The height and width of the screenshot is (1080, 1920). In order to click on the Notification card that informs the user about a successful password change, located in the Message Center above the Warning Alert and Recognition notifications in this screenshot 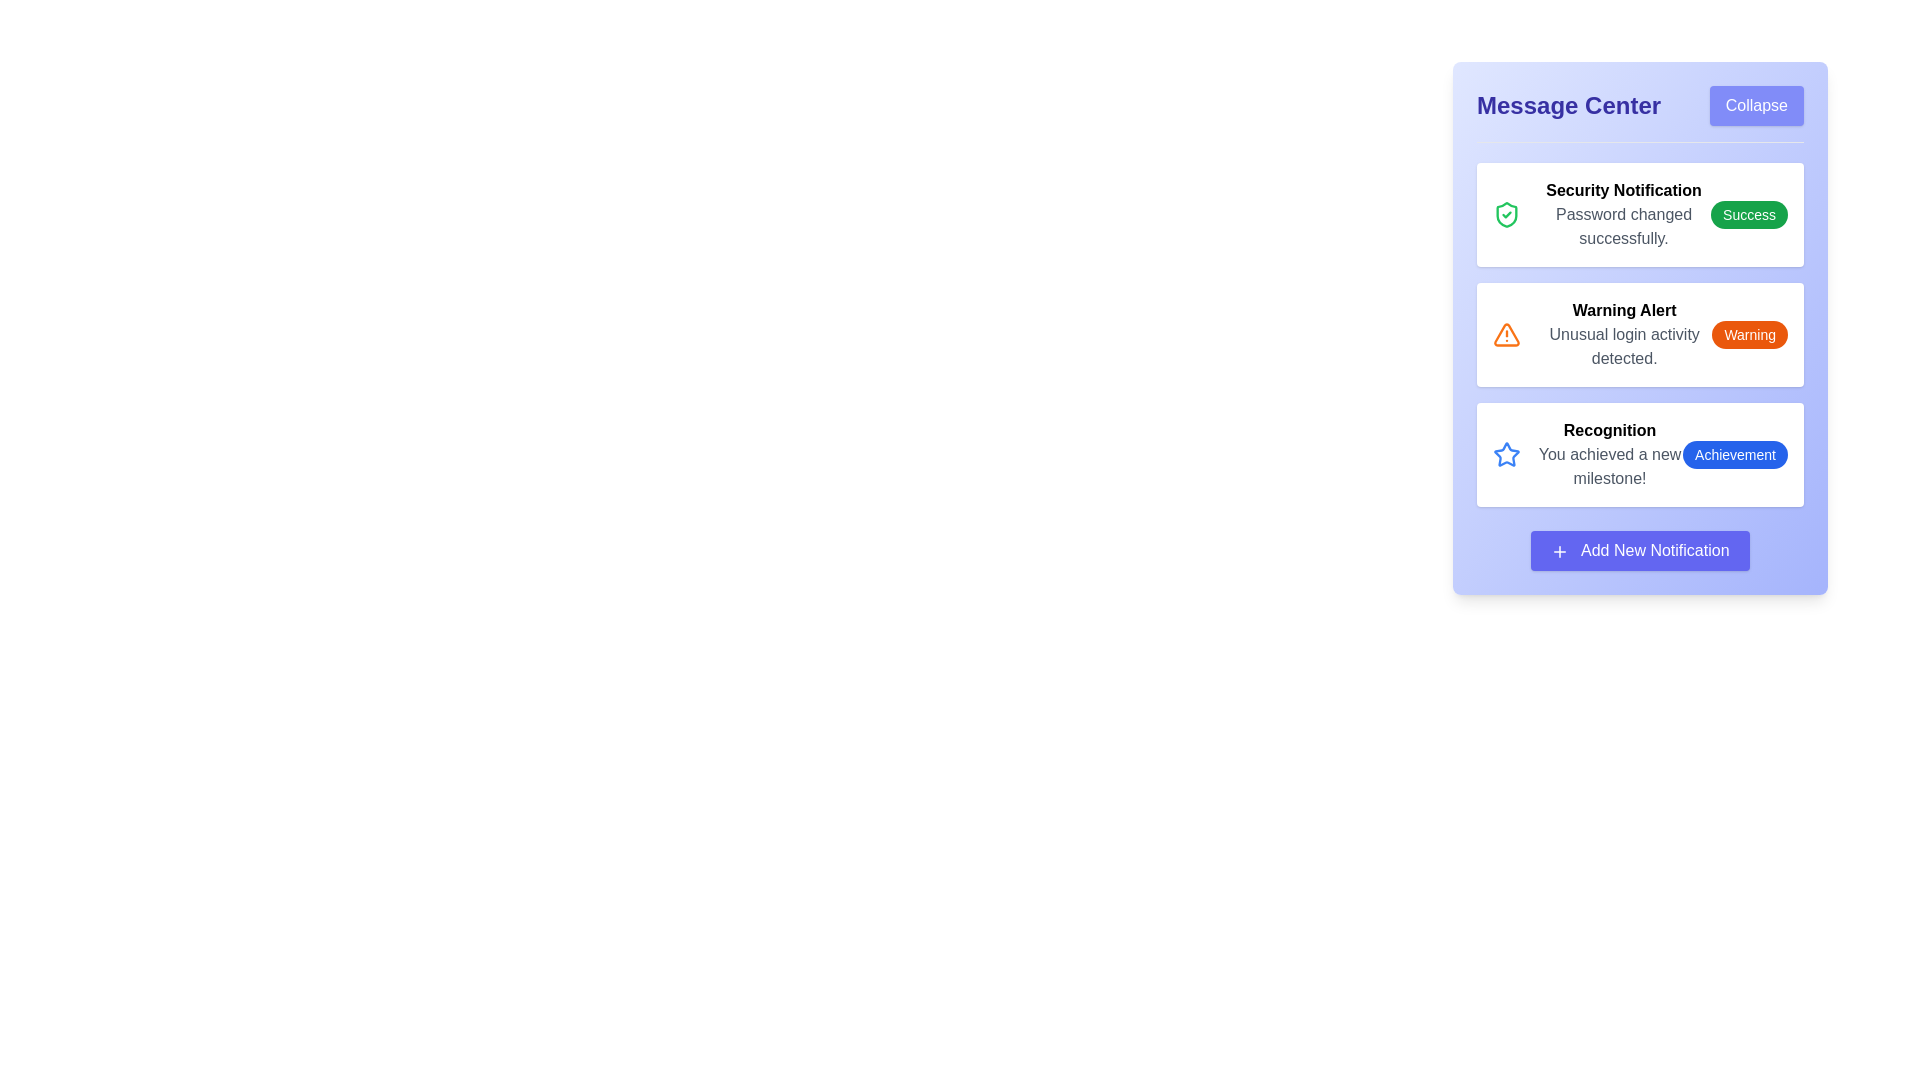, I will do `click(1640, 215)`.